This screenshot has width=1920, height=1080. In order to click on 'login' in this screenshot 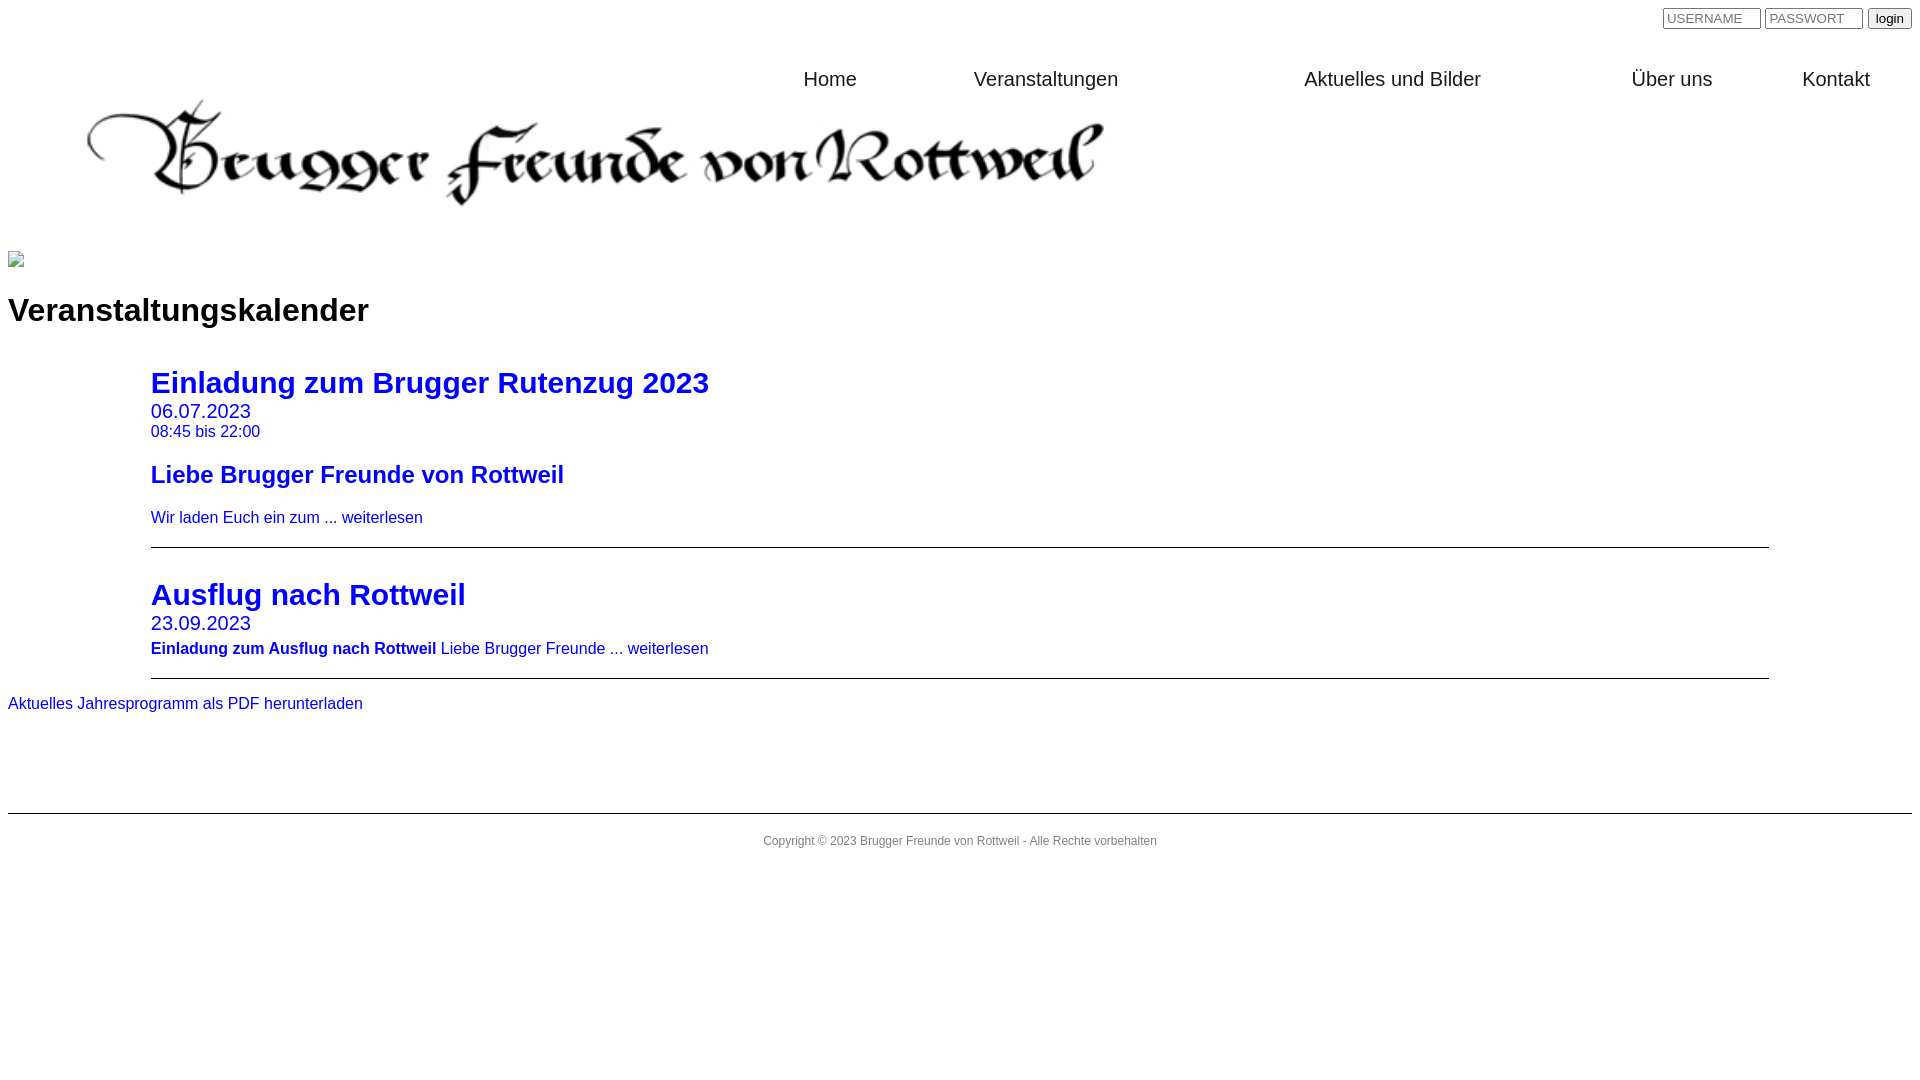, I will do `click(1889, 18)`.